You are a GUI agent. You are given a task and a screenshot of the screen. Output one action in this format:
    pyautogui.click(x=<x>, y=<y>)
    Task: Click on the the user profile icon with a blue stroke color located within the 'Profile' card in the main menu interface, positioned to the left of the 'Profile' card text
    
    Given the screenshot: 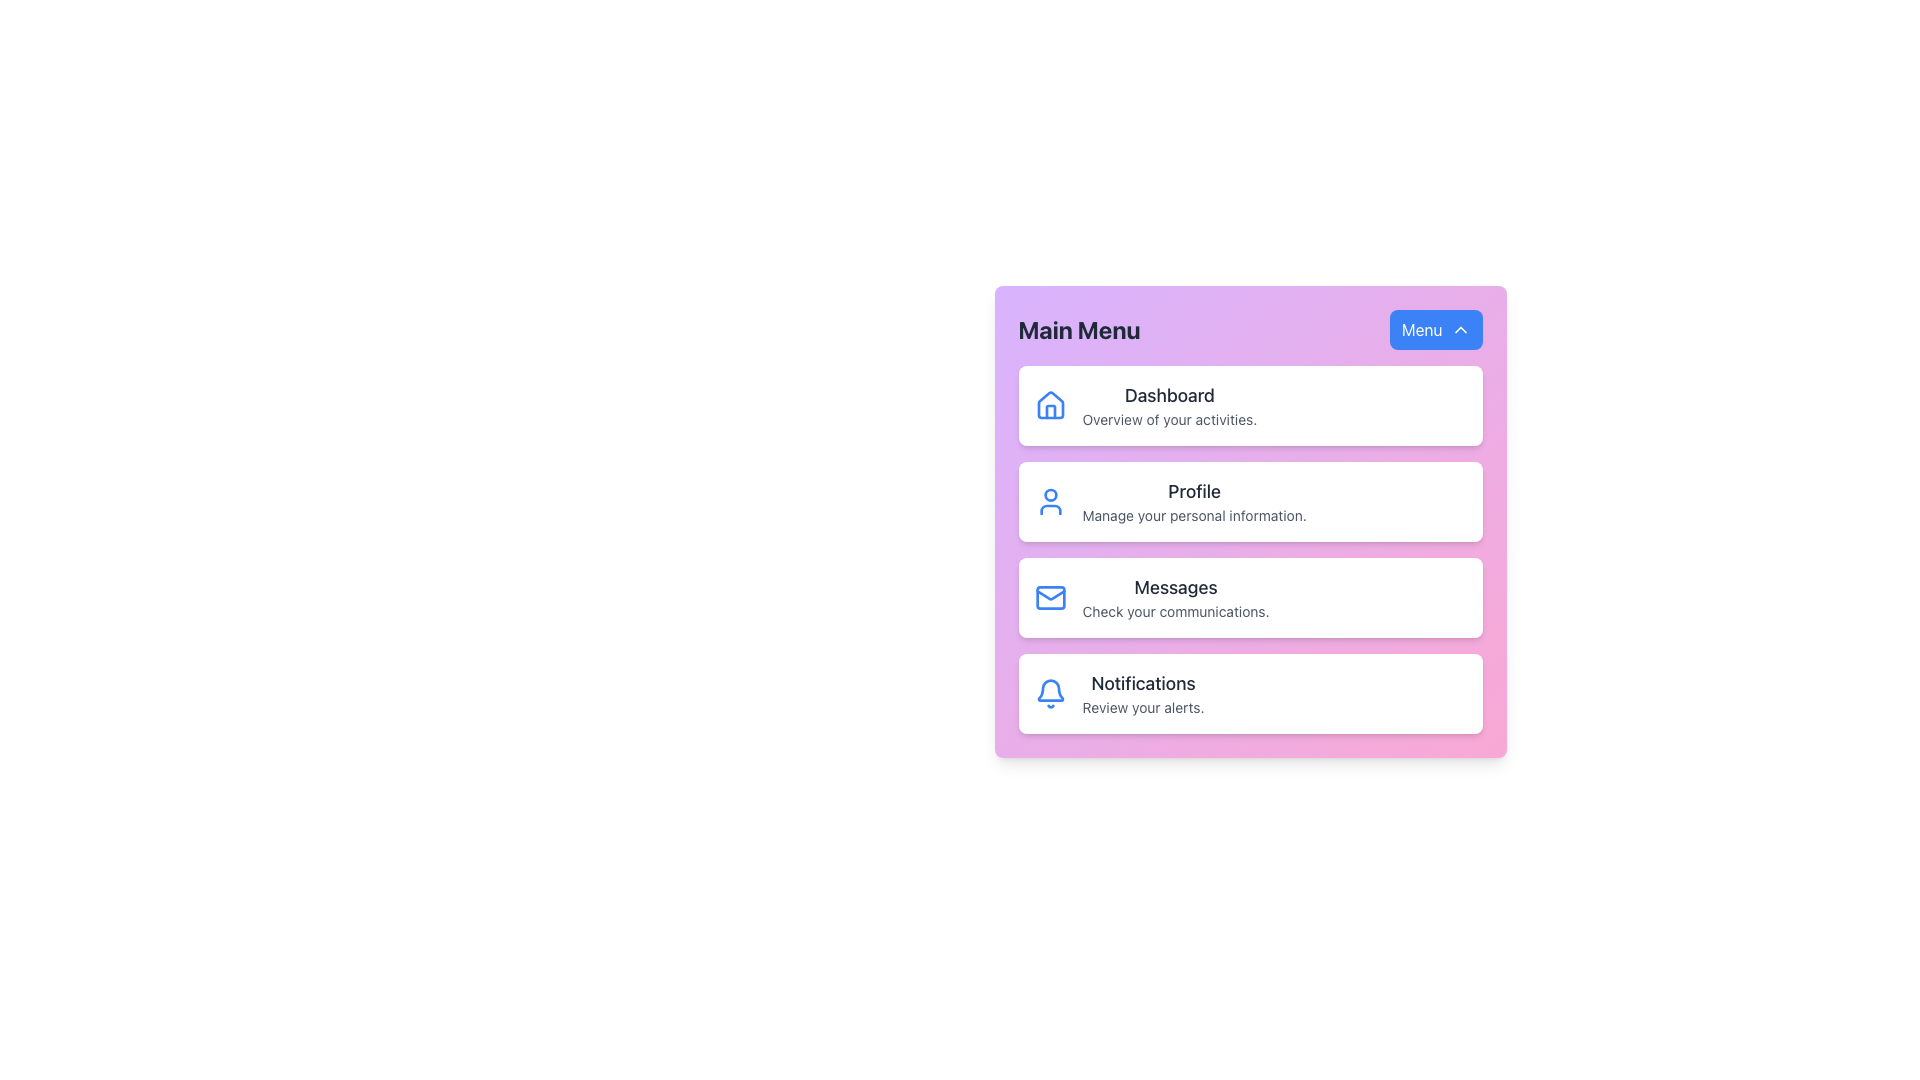 What is the action you would take?
    pyautogui.click(x=1049, y=500)
    